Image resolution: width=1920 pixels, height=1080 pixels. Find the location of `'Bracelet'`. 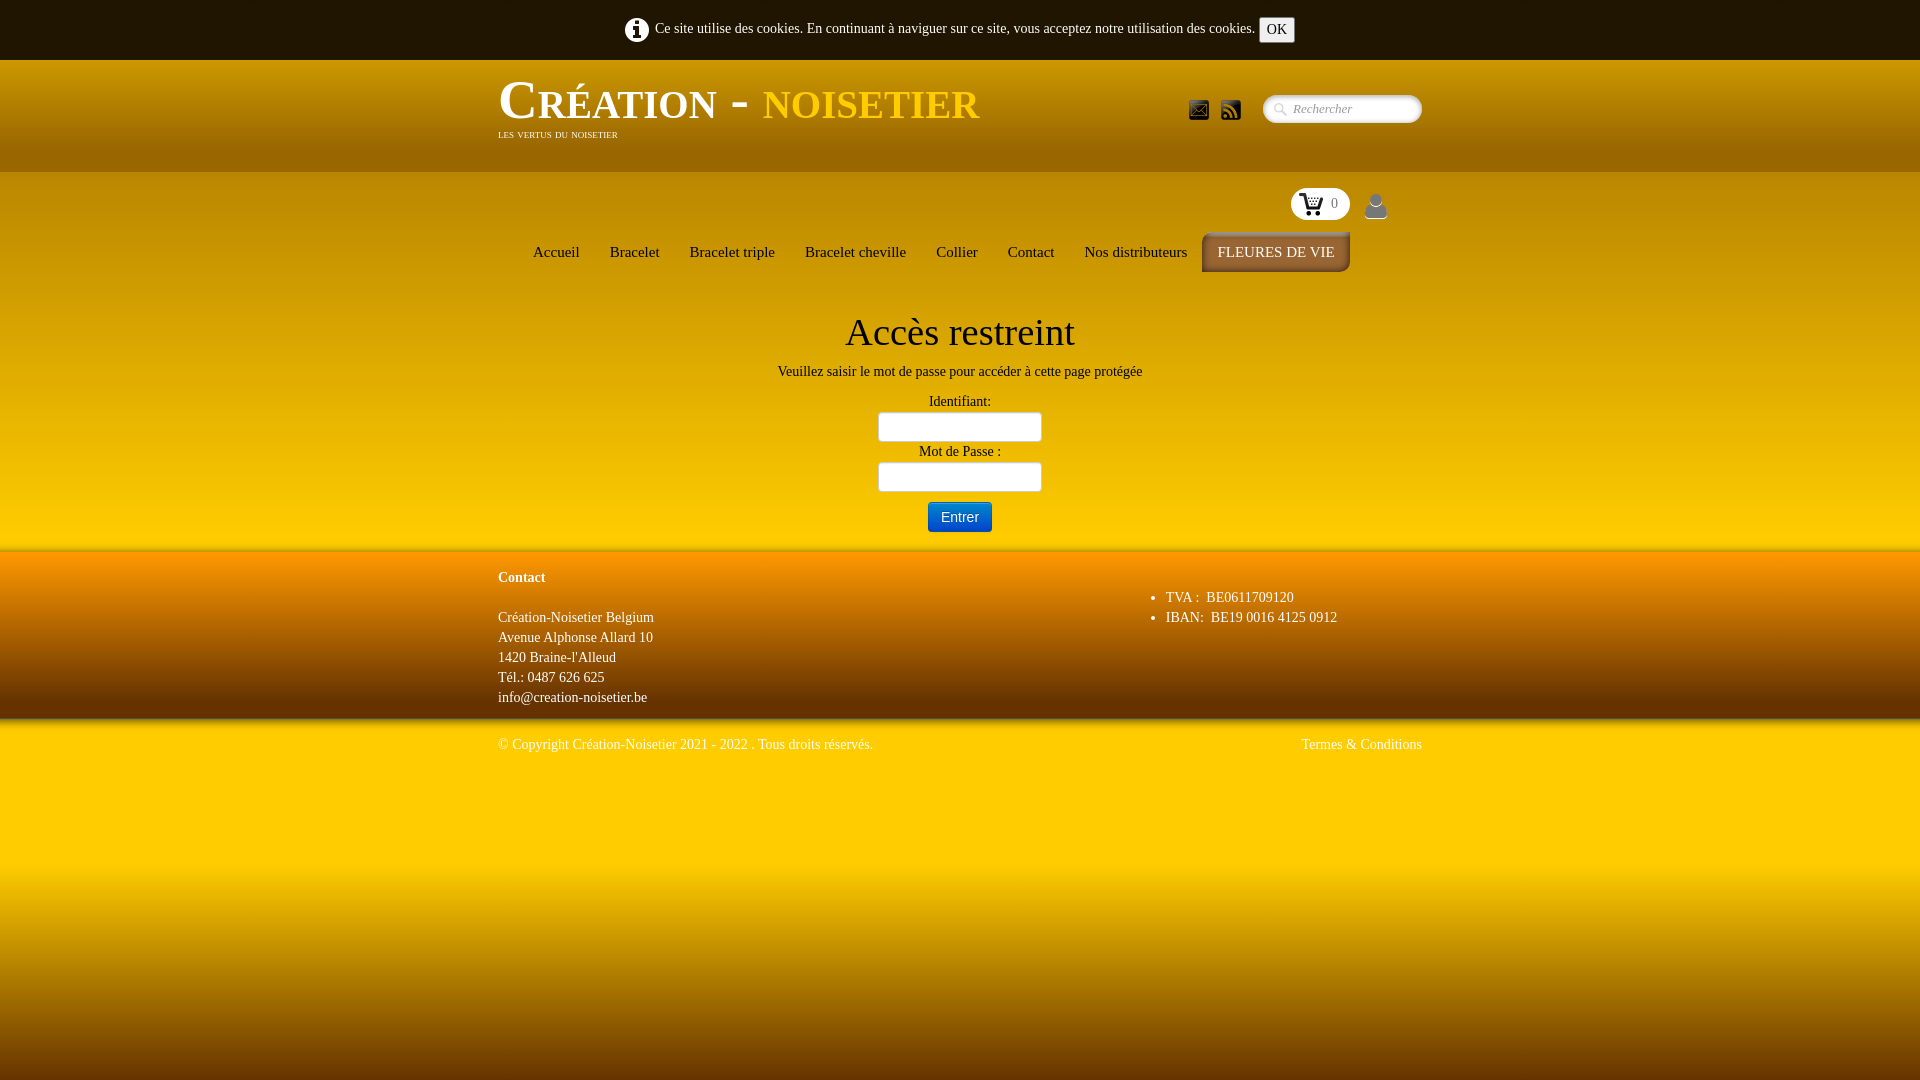

'Bracelet' is located at coordinates (633, 250).